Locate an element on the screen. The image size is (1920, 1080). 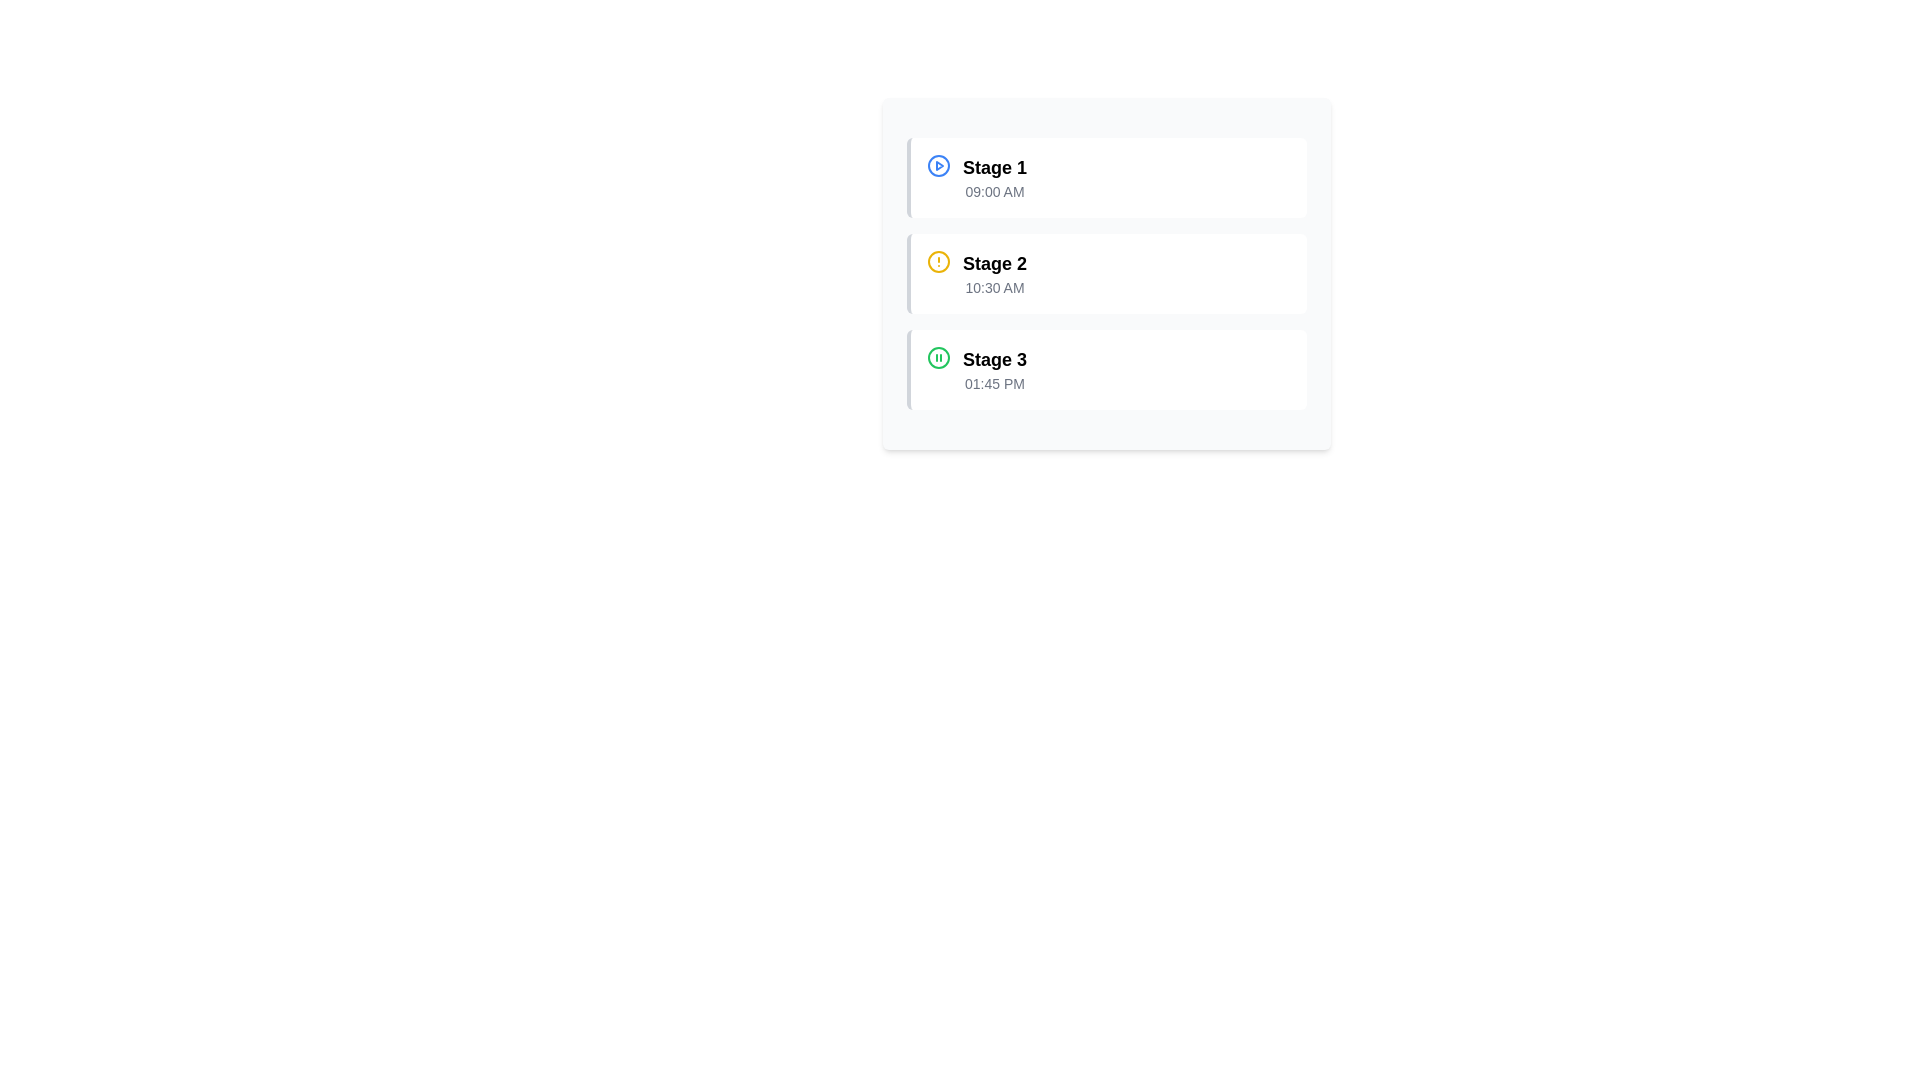
the icon of the third list item in the vertically structured list of stages, which indicates a specific stage in a sequence with an associated time is located at coordinates (977, 370).